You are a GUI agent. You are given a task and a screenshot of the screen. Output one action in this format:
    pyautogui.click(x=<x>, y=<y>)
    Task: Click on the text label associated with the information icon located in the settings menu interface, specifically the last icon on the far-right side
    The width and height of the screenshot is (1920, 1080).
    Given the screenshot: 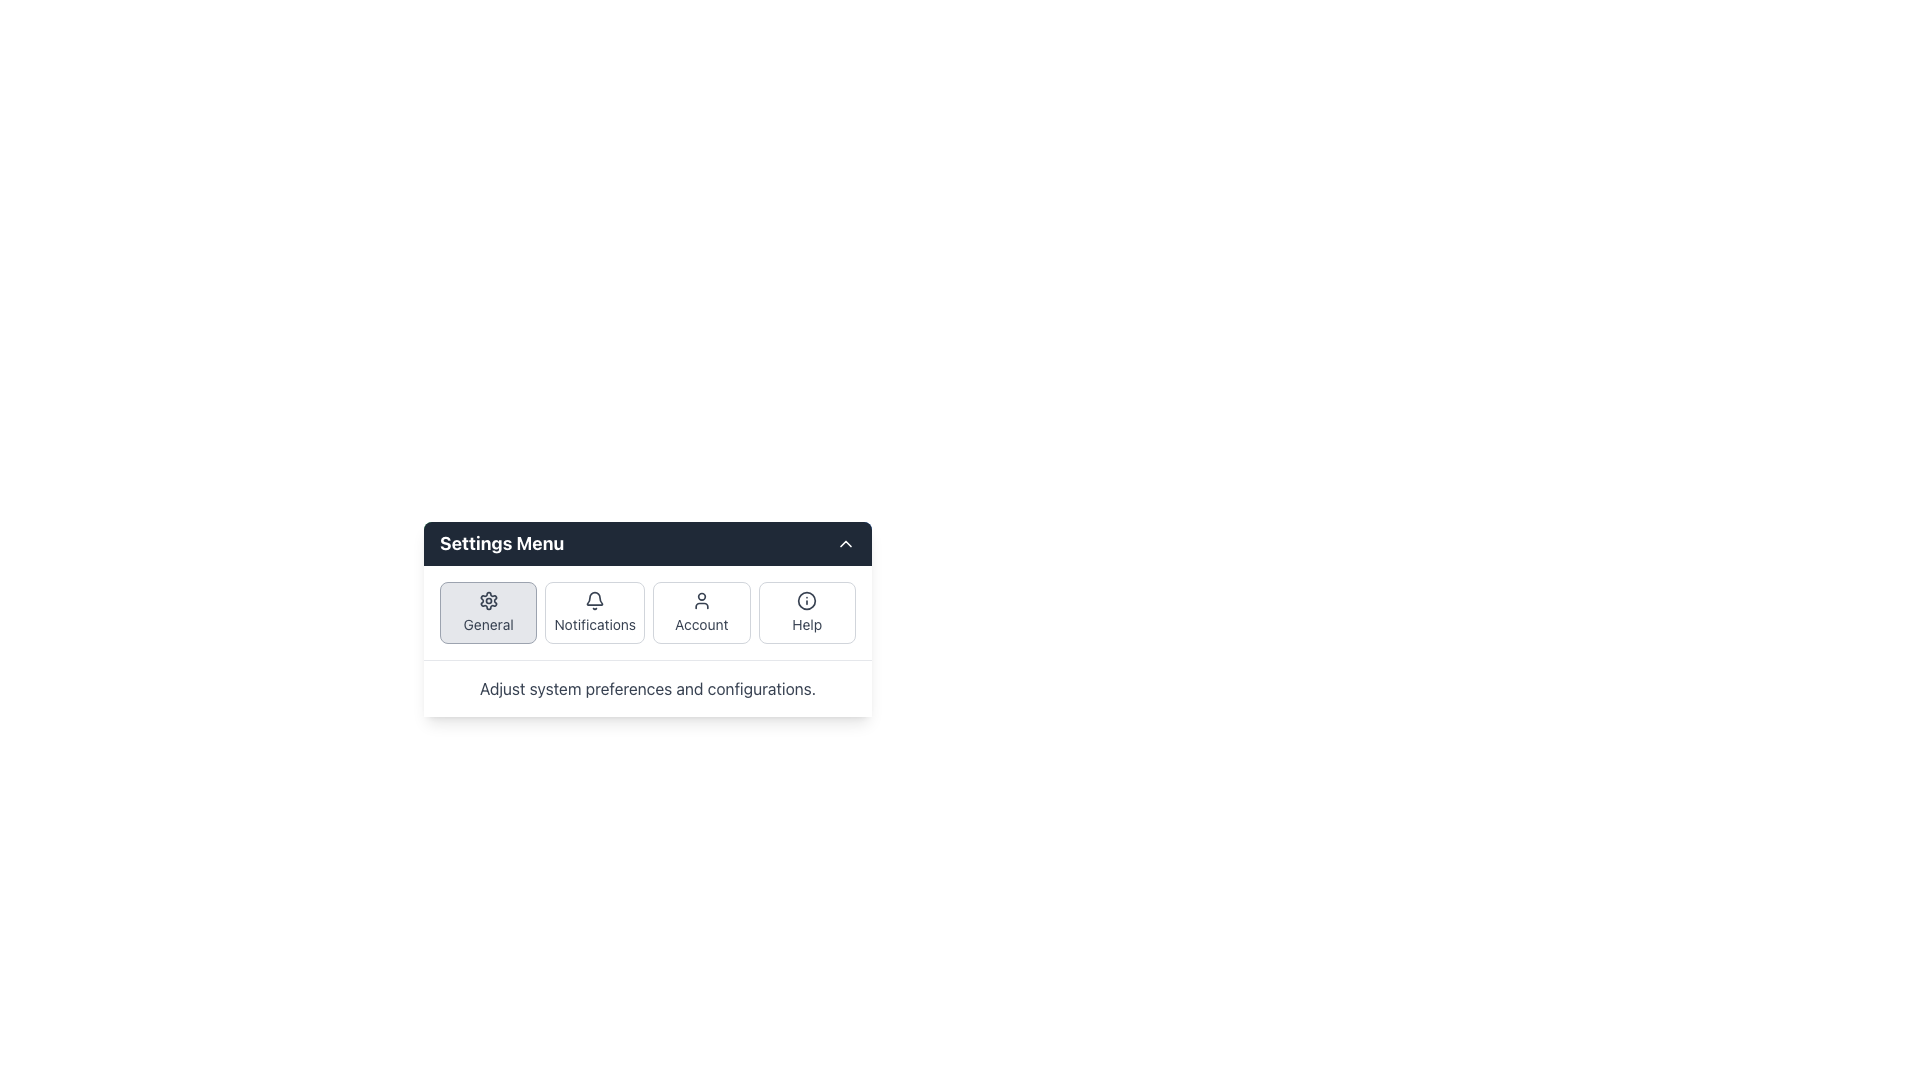 What is the action you would take?
    pyautogui.click(x=807, y=623)
    